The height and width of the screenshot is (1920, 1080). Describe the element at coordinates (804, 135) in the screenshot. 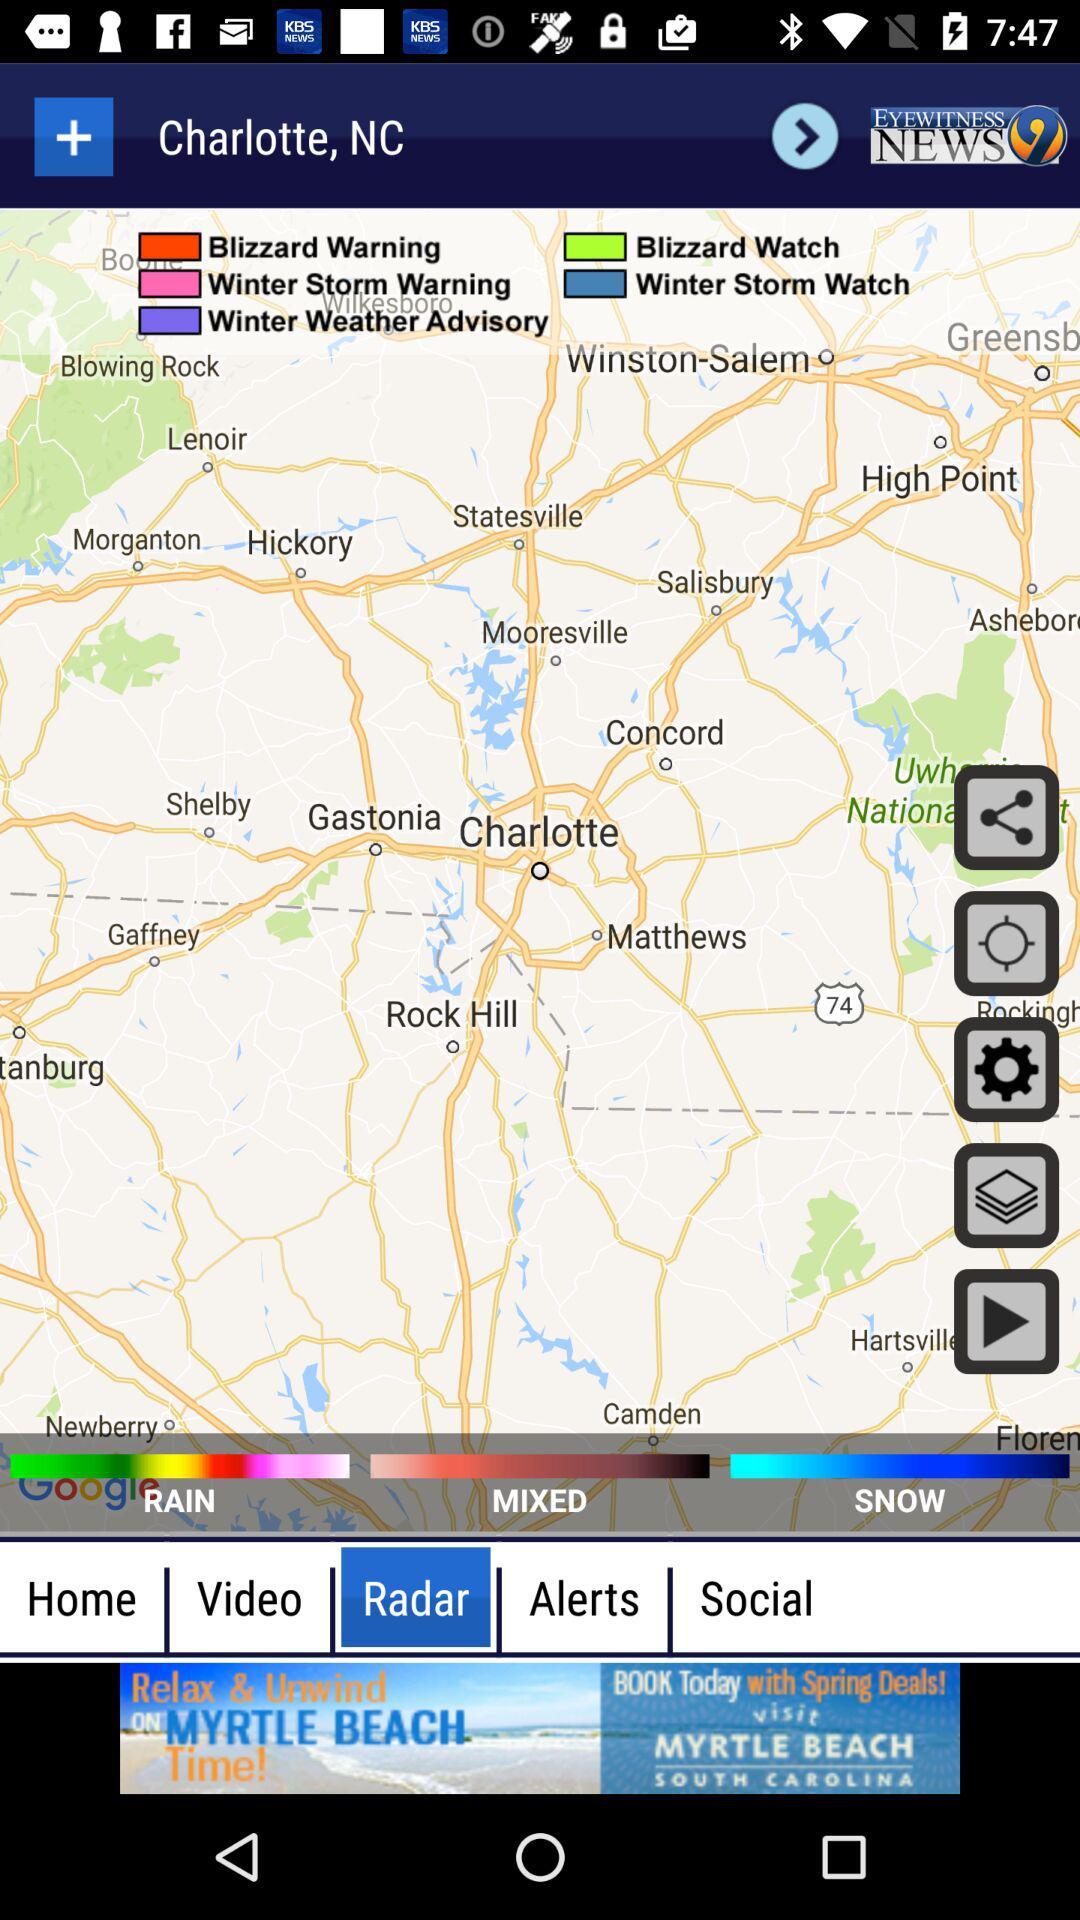

I see `the arrow_forward icon` at that location.